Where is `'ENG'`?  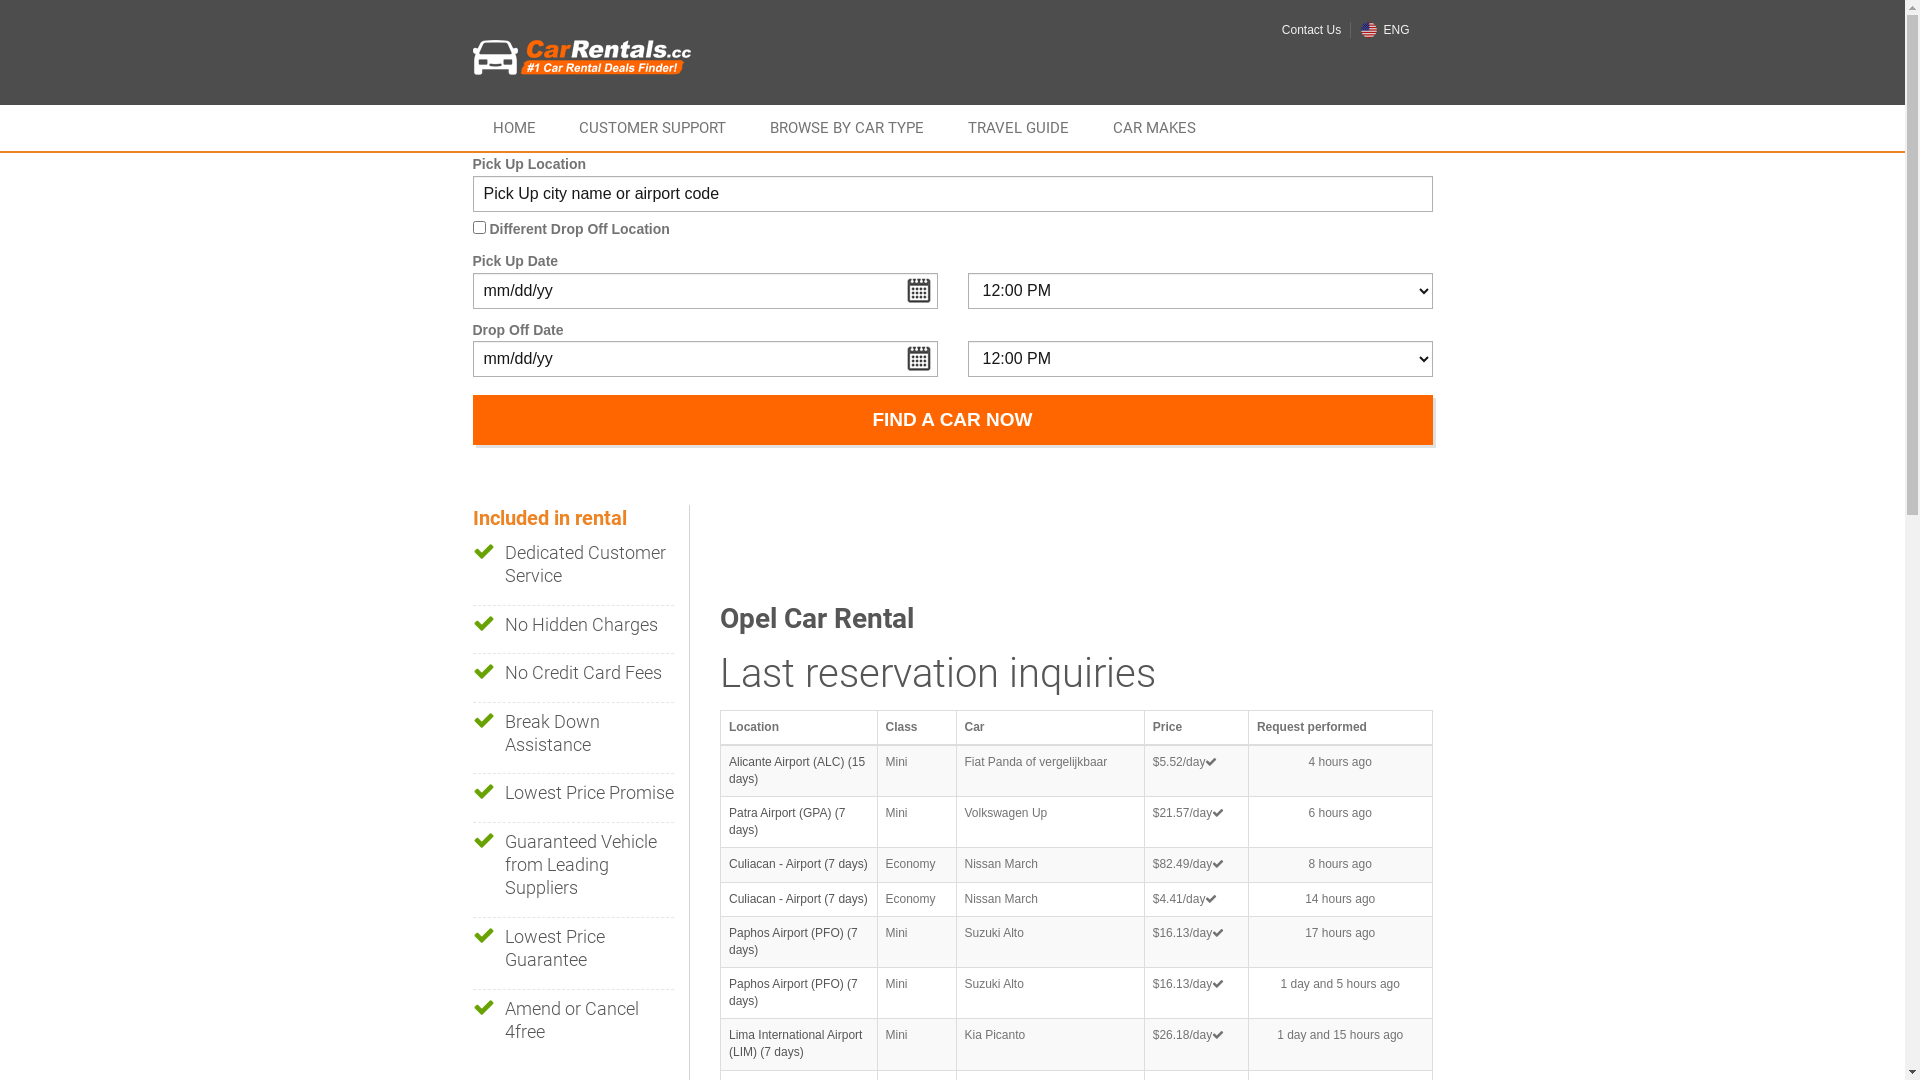
'ENG' is located at coordinates (1360, 30).